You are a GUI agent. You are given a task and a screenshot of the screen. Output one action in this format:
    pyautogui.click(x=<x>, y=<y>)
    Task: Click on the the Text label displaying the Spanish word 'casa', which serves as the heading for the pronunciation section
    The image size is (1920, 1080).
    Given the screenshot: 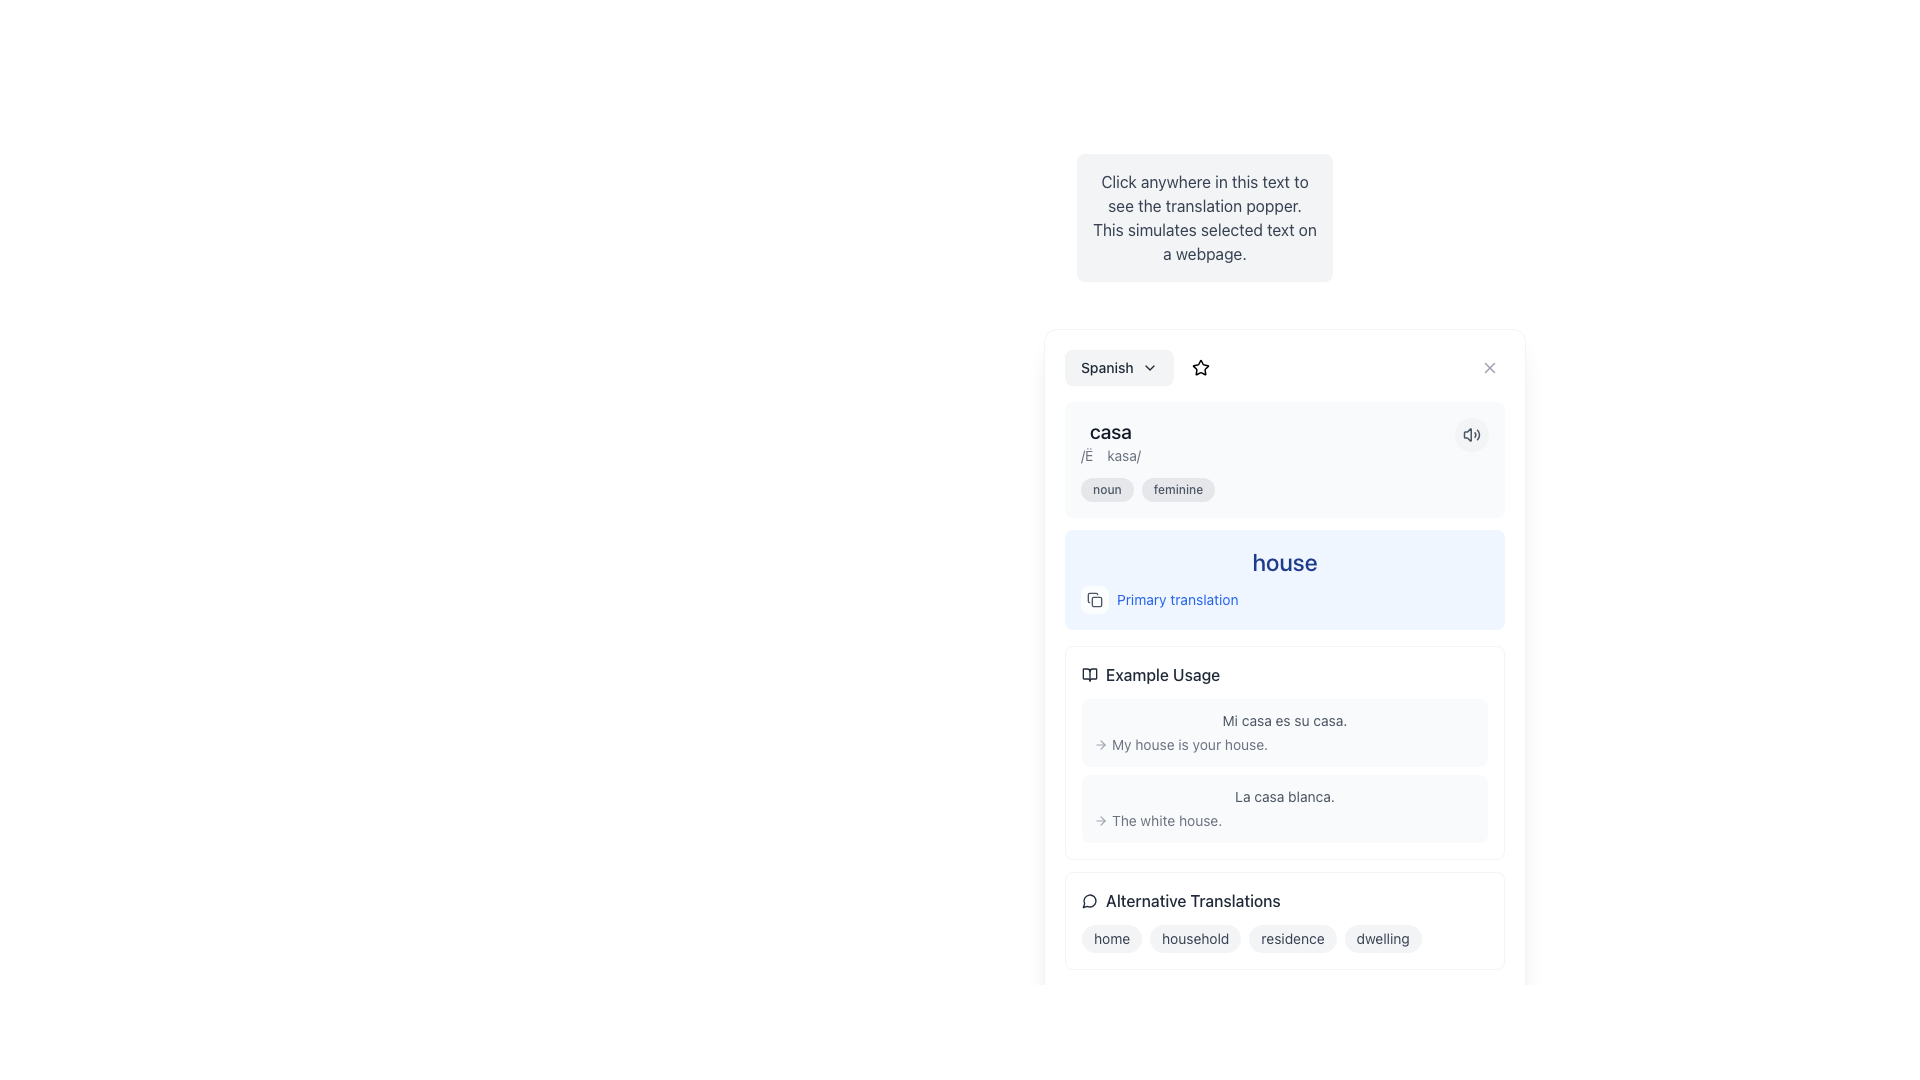 What is the action you would take?
    pyautogui.click(x=1109, y=431)
    